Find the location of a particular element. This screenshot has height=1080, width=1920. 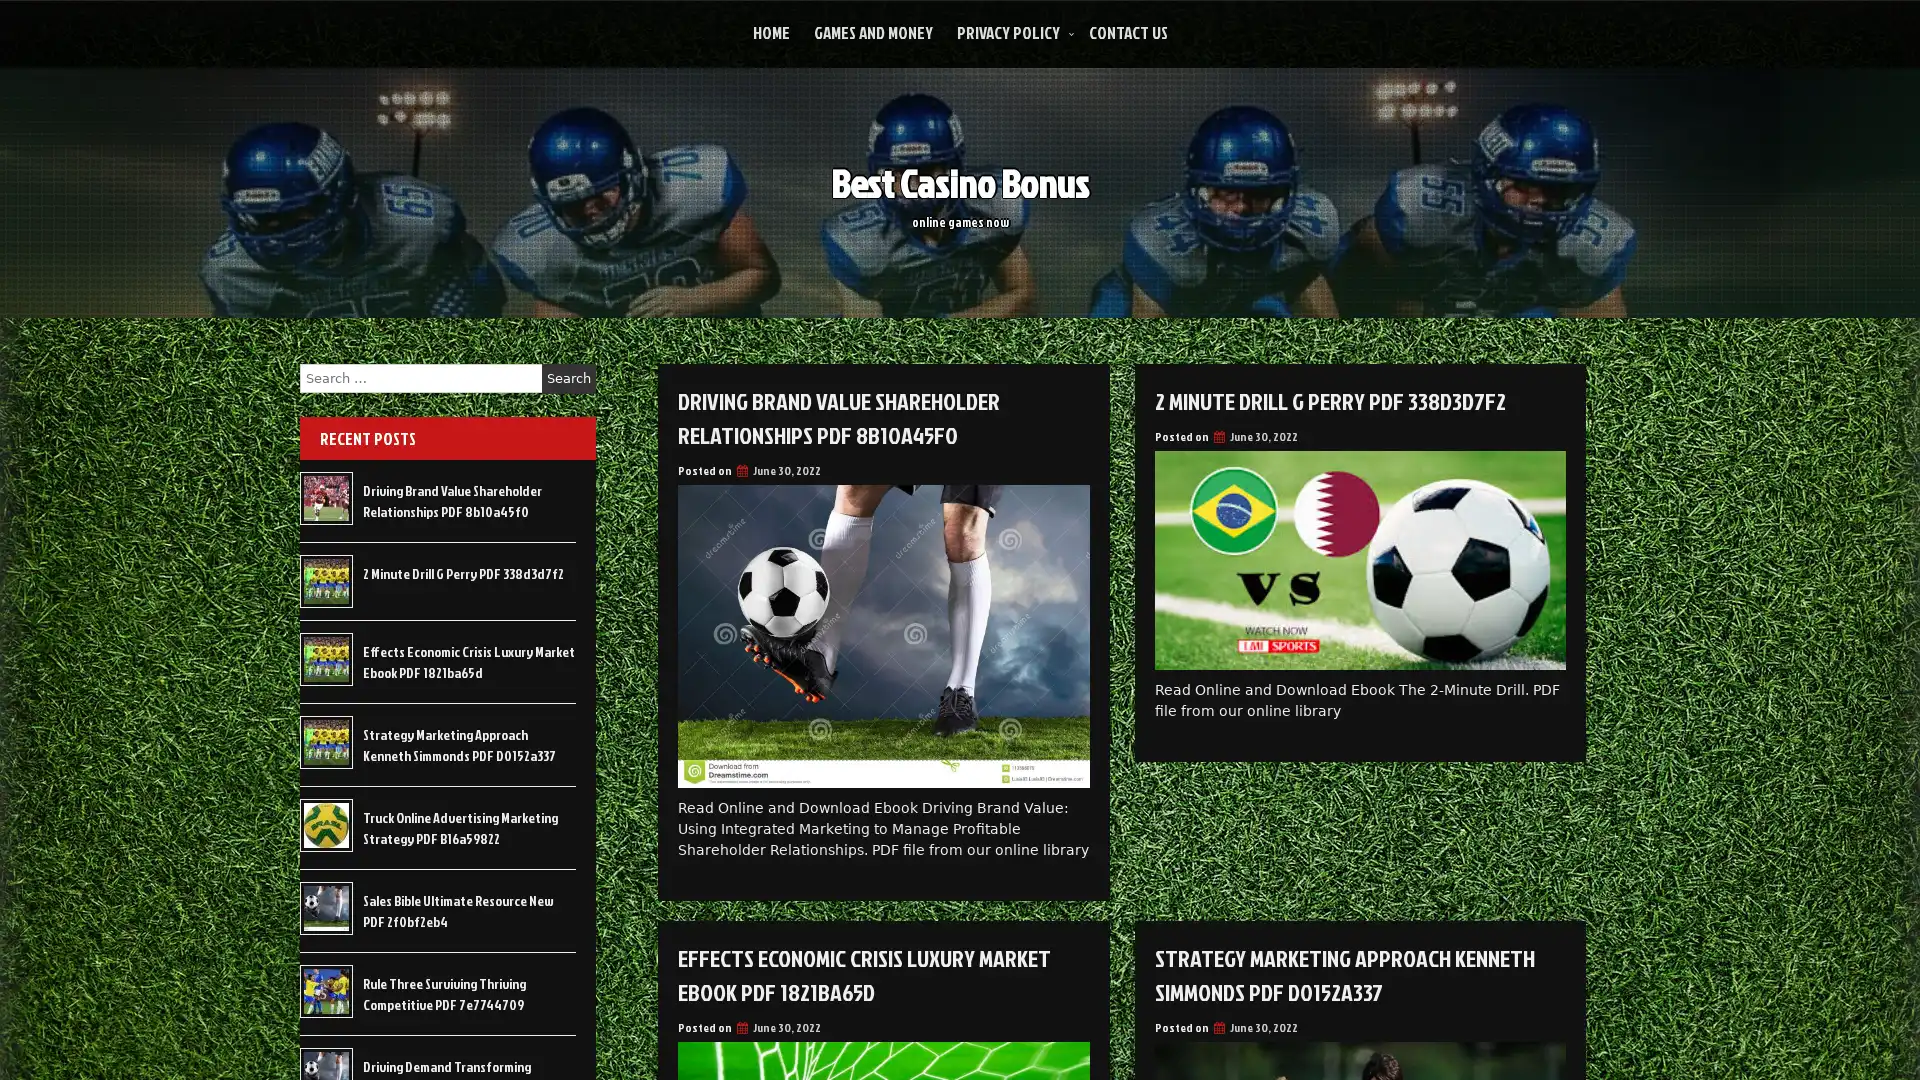

Search is located at coordinates (568, 378).